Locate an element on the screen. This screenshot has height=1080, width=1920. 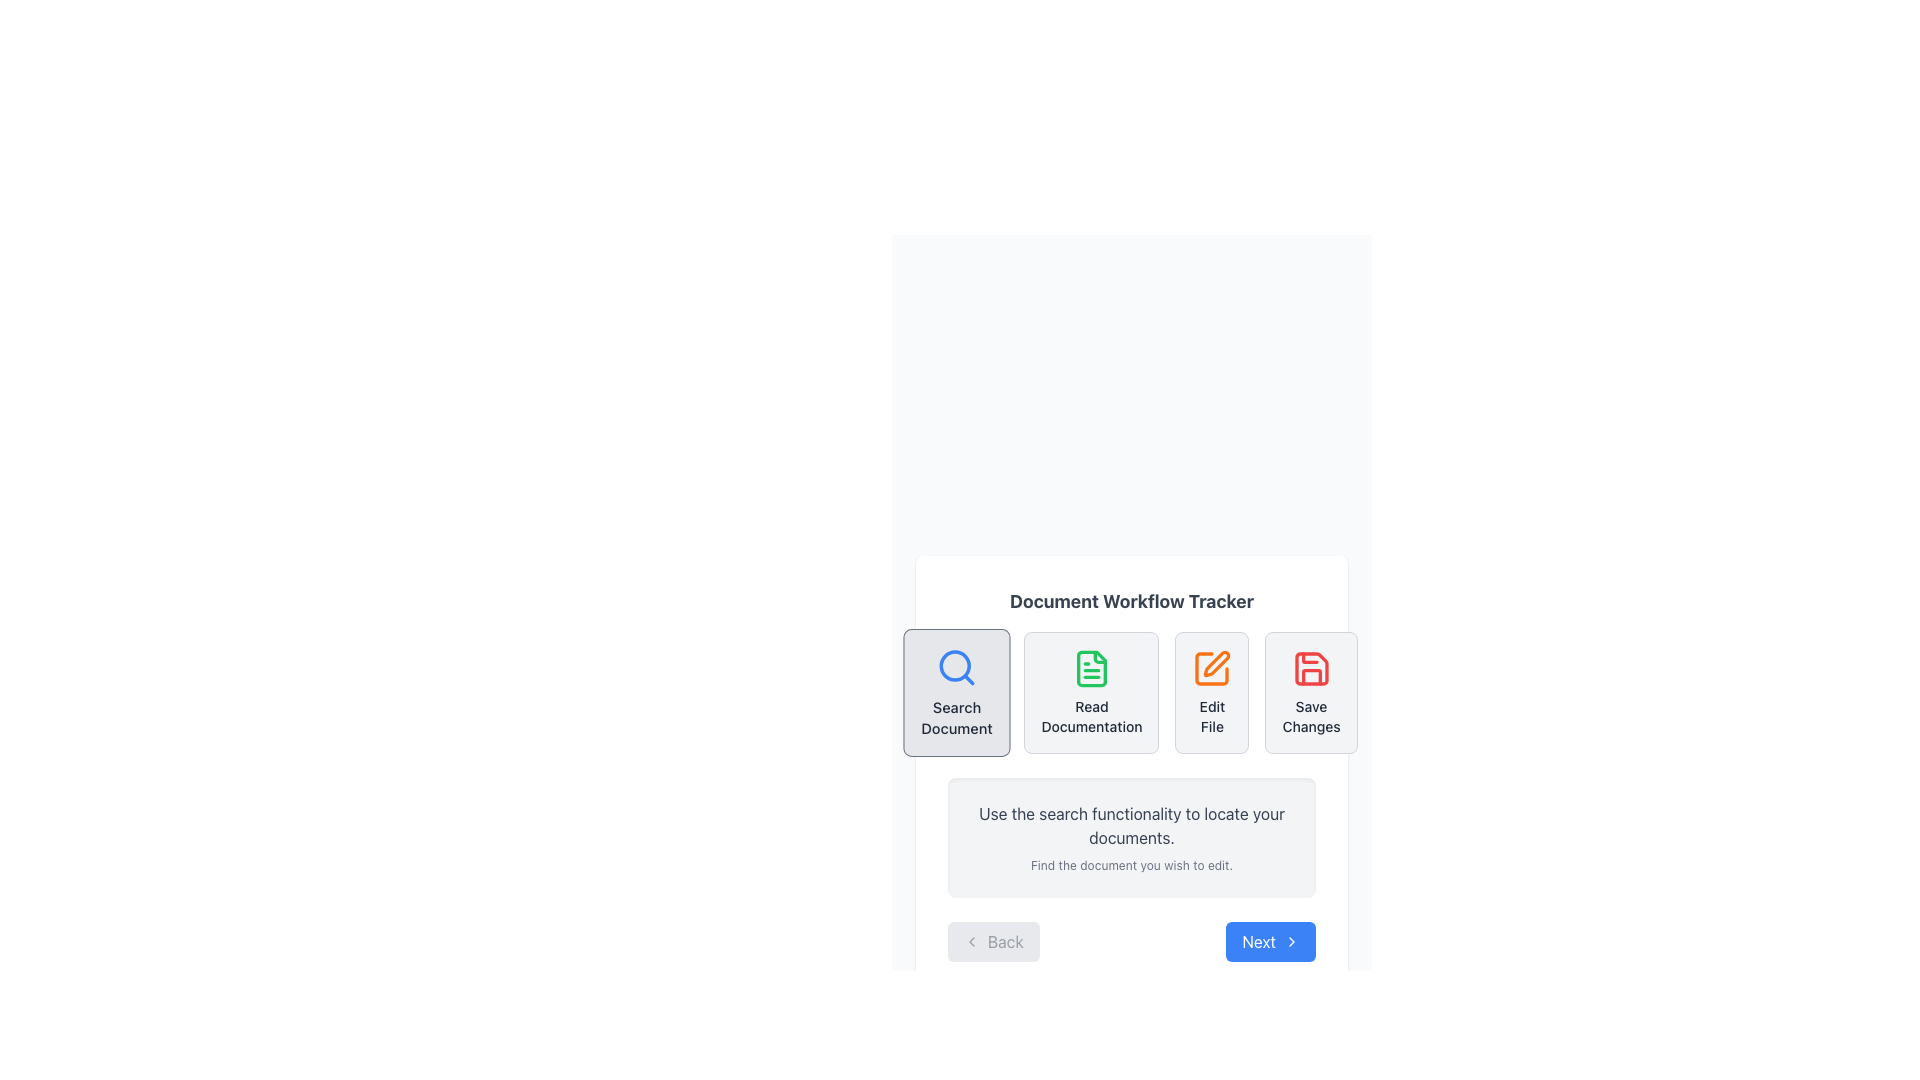
the orange pen icon representing the 'Edit File' button, which is located above the label 'Edit File' is located at coordinates (1211, 668).